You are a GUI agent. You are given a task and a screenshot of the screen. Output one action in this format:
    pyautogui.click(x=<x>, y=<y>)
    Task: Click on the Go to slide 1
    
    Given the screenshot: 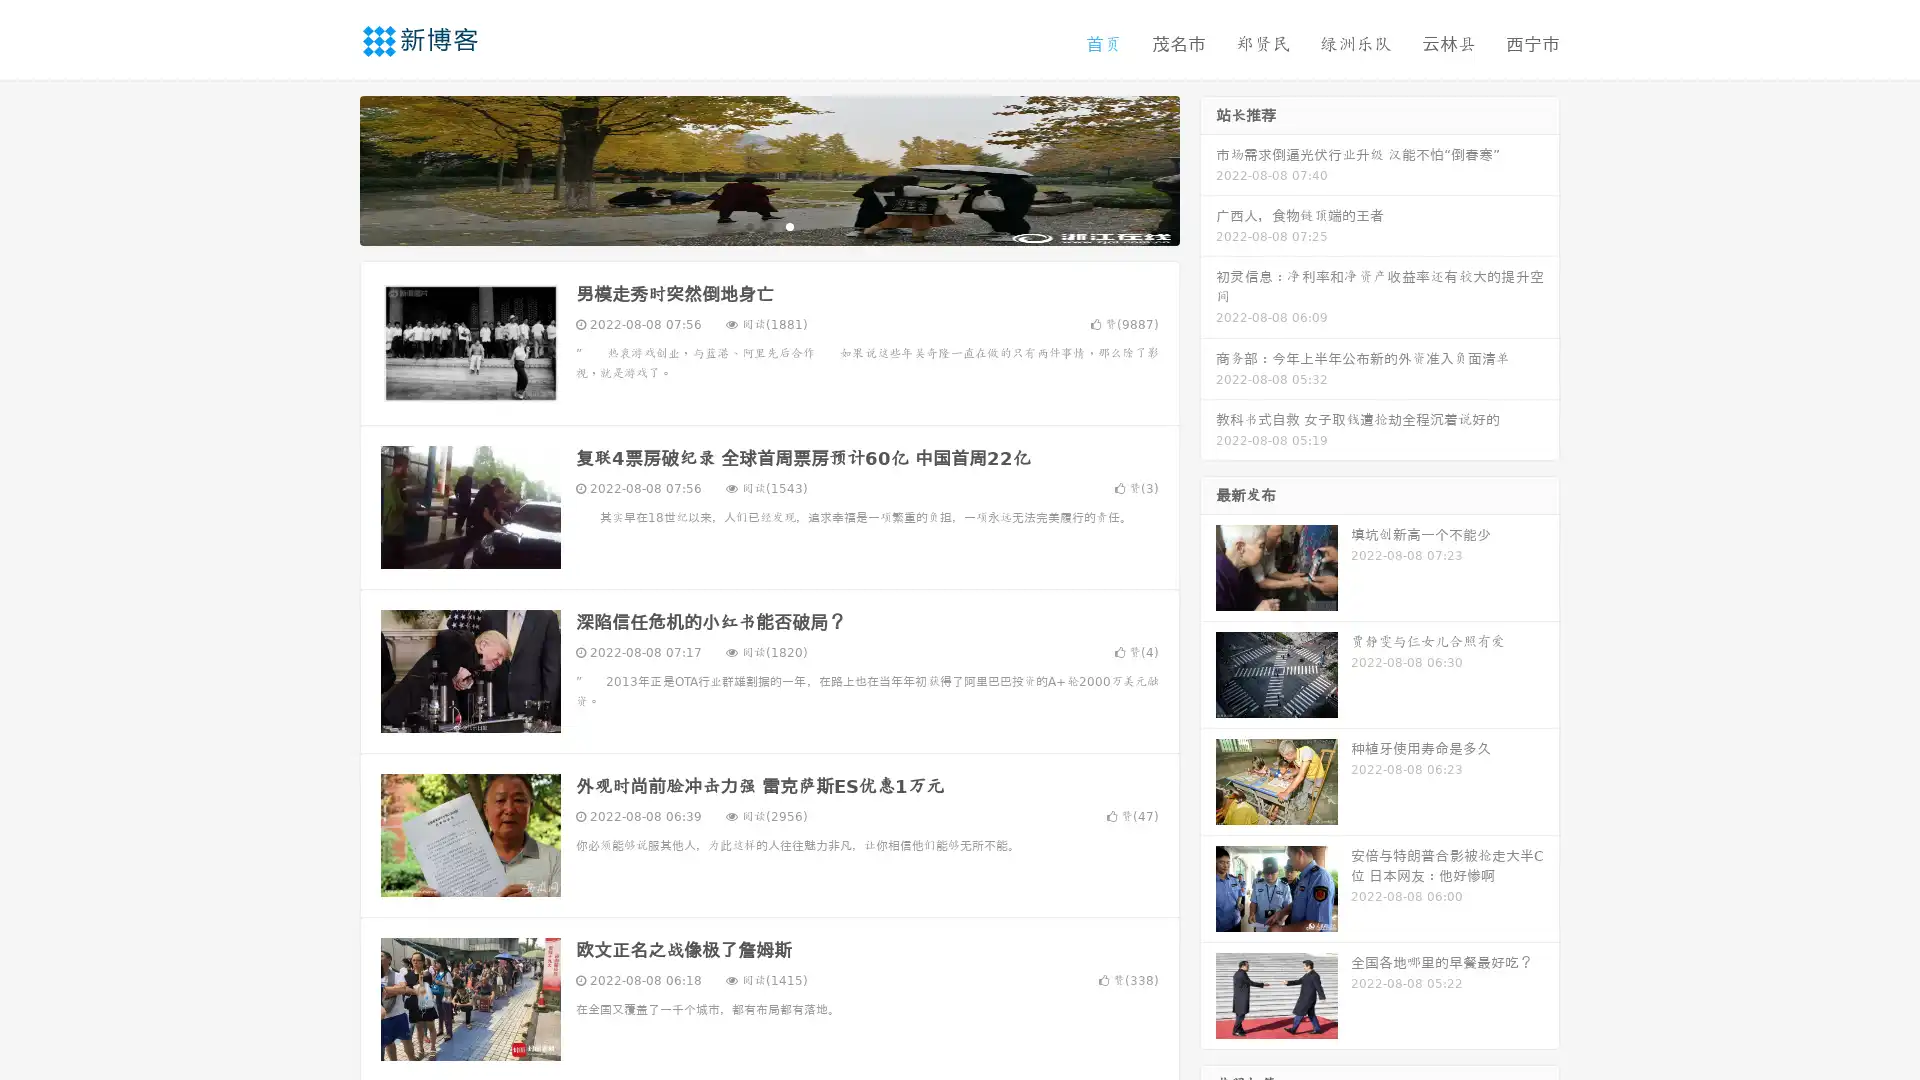 What is the action you would take?
    pyautogui.click(x=748, y=225)
    